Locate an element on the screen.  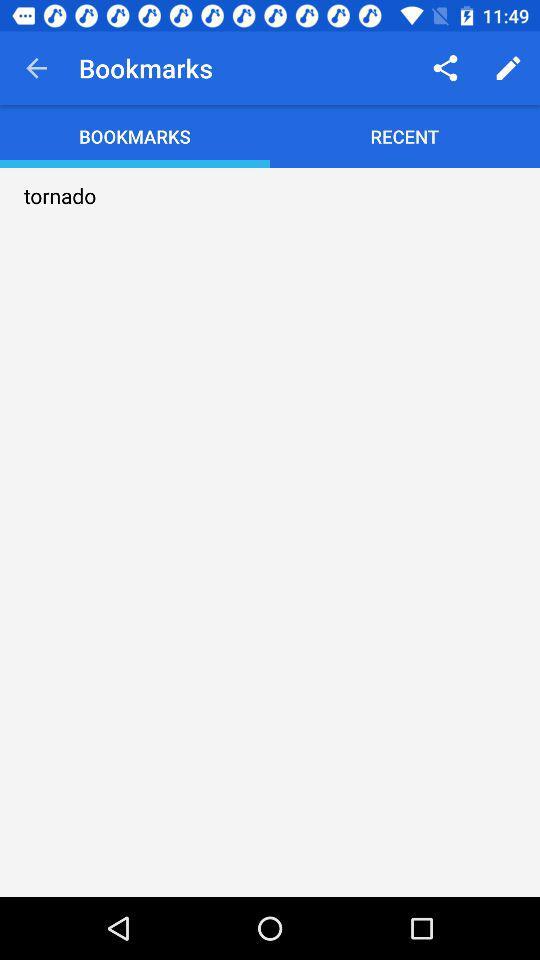
the item to the left of bookmarks is located at coordinates (36, 68).